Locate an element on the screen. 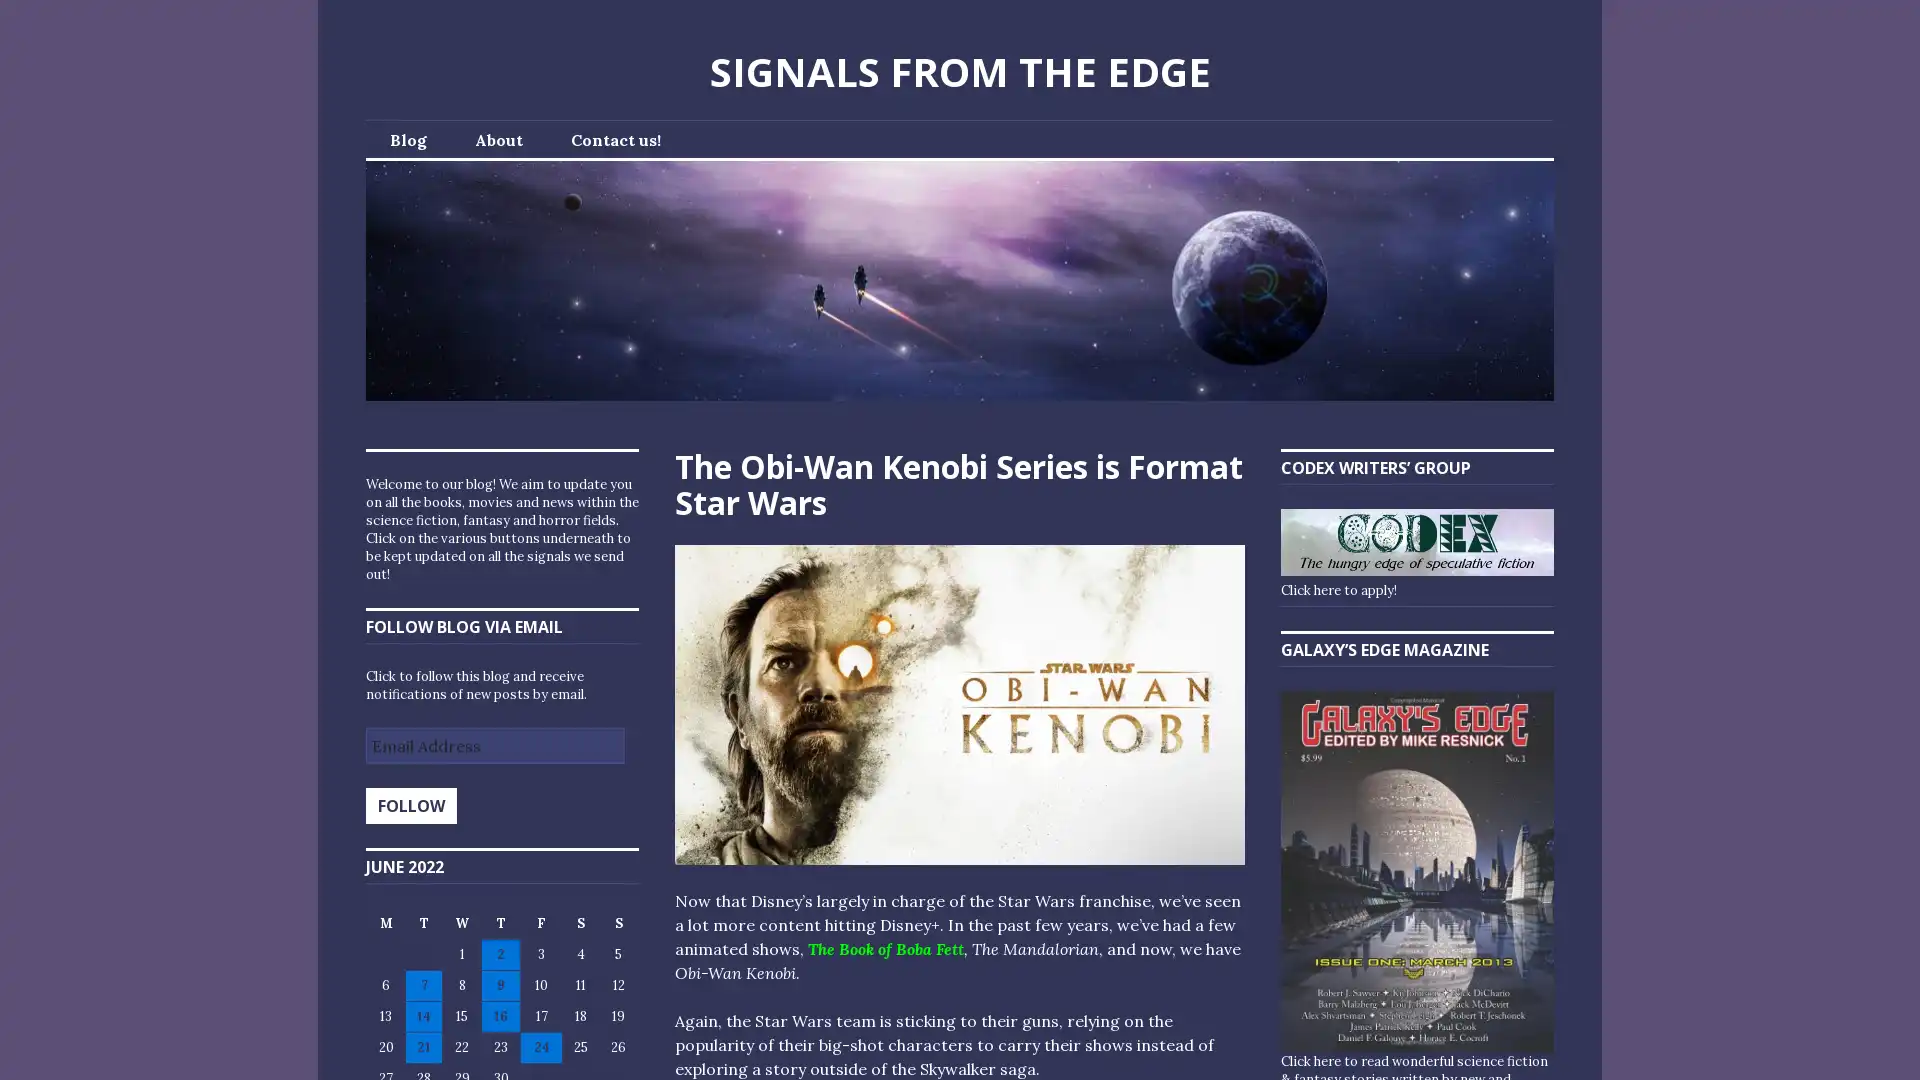 The image size is (1920, 1080). FOLLOW is located at coordinates (410, 805).